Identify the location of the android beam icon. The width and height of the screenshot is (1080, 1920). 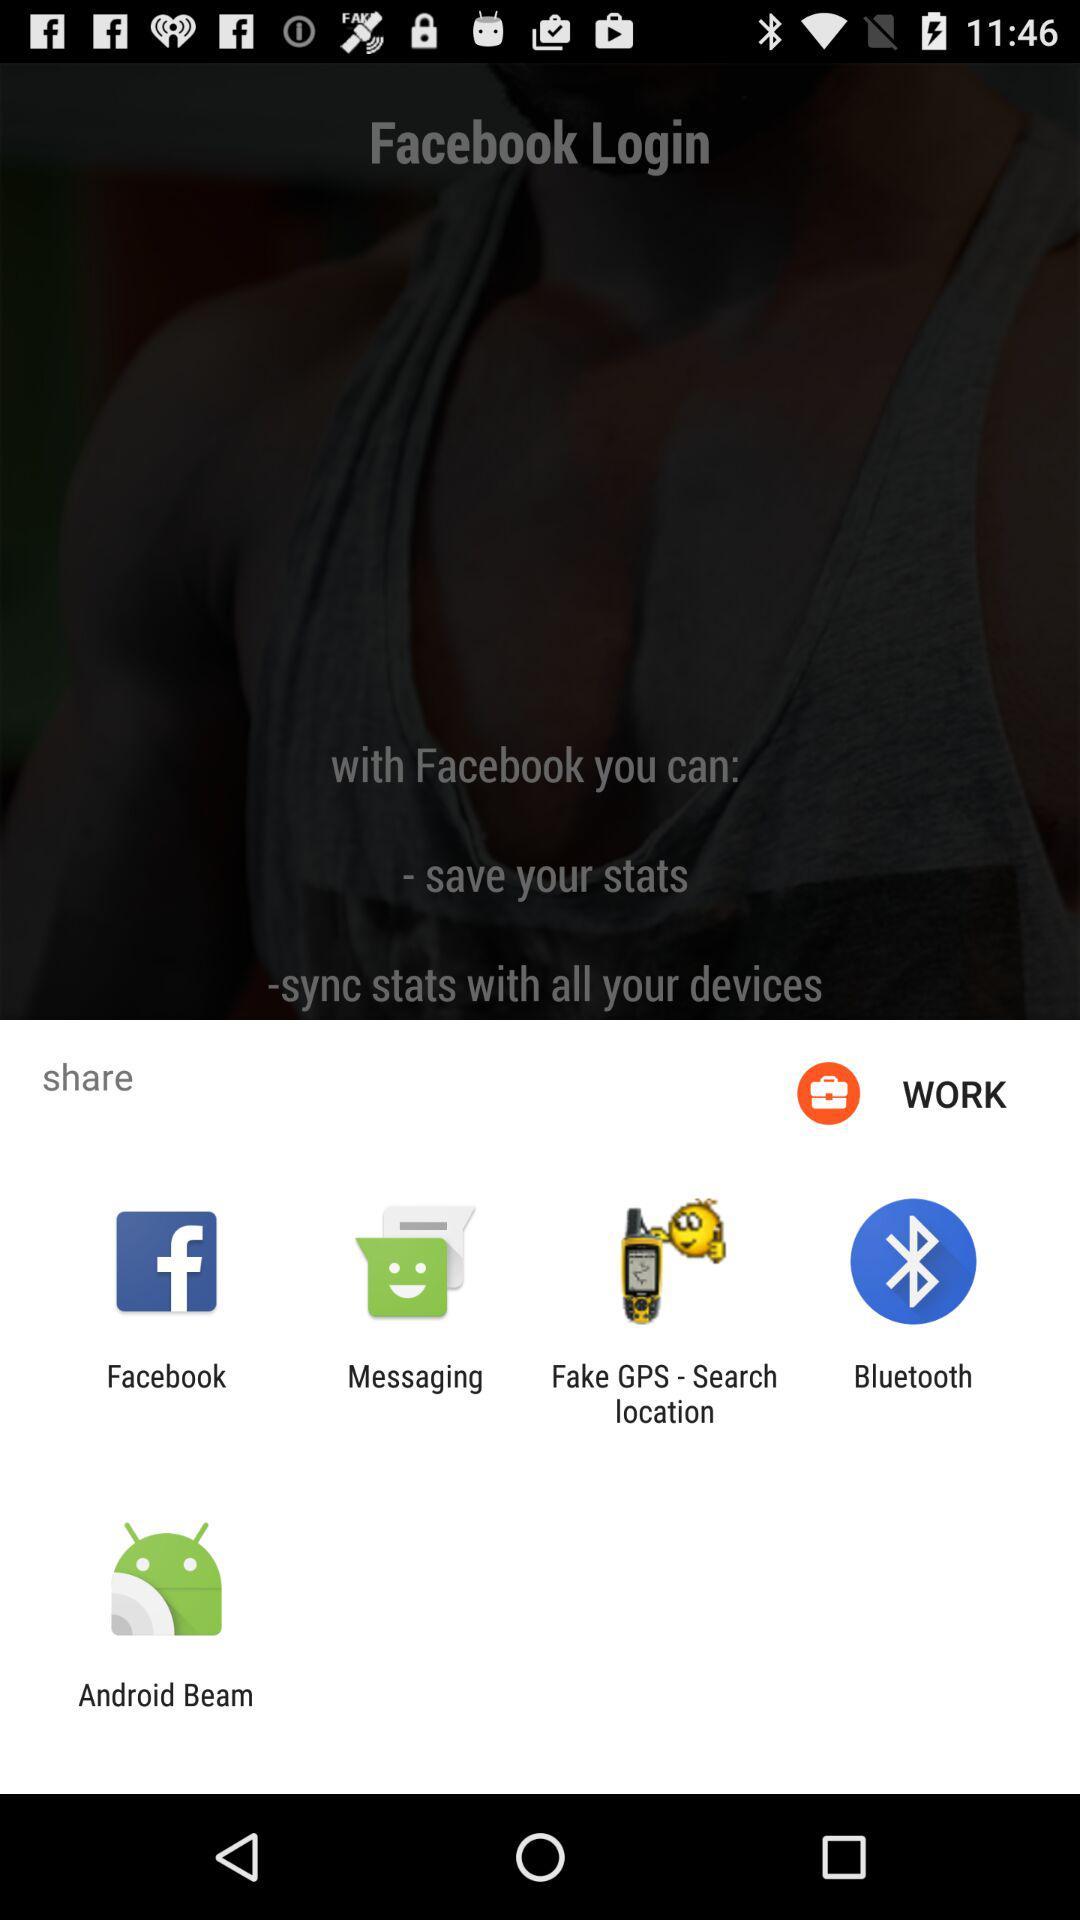
(165, 1711).